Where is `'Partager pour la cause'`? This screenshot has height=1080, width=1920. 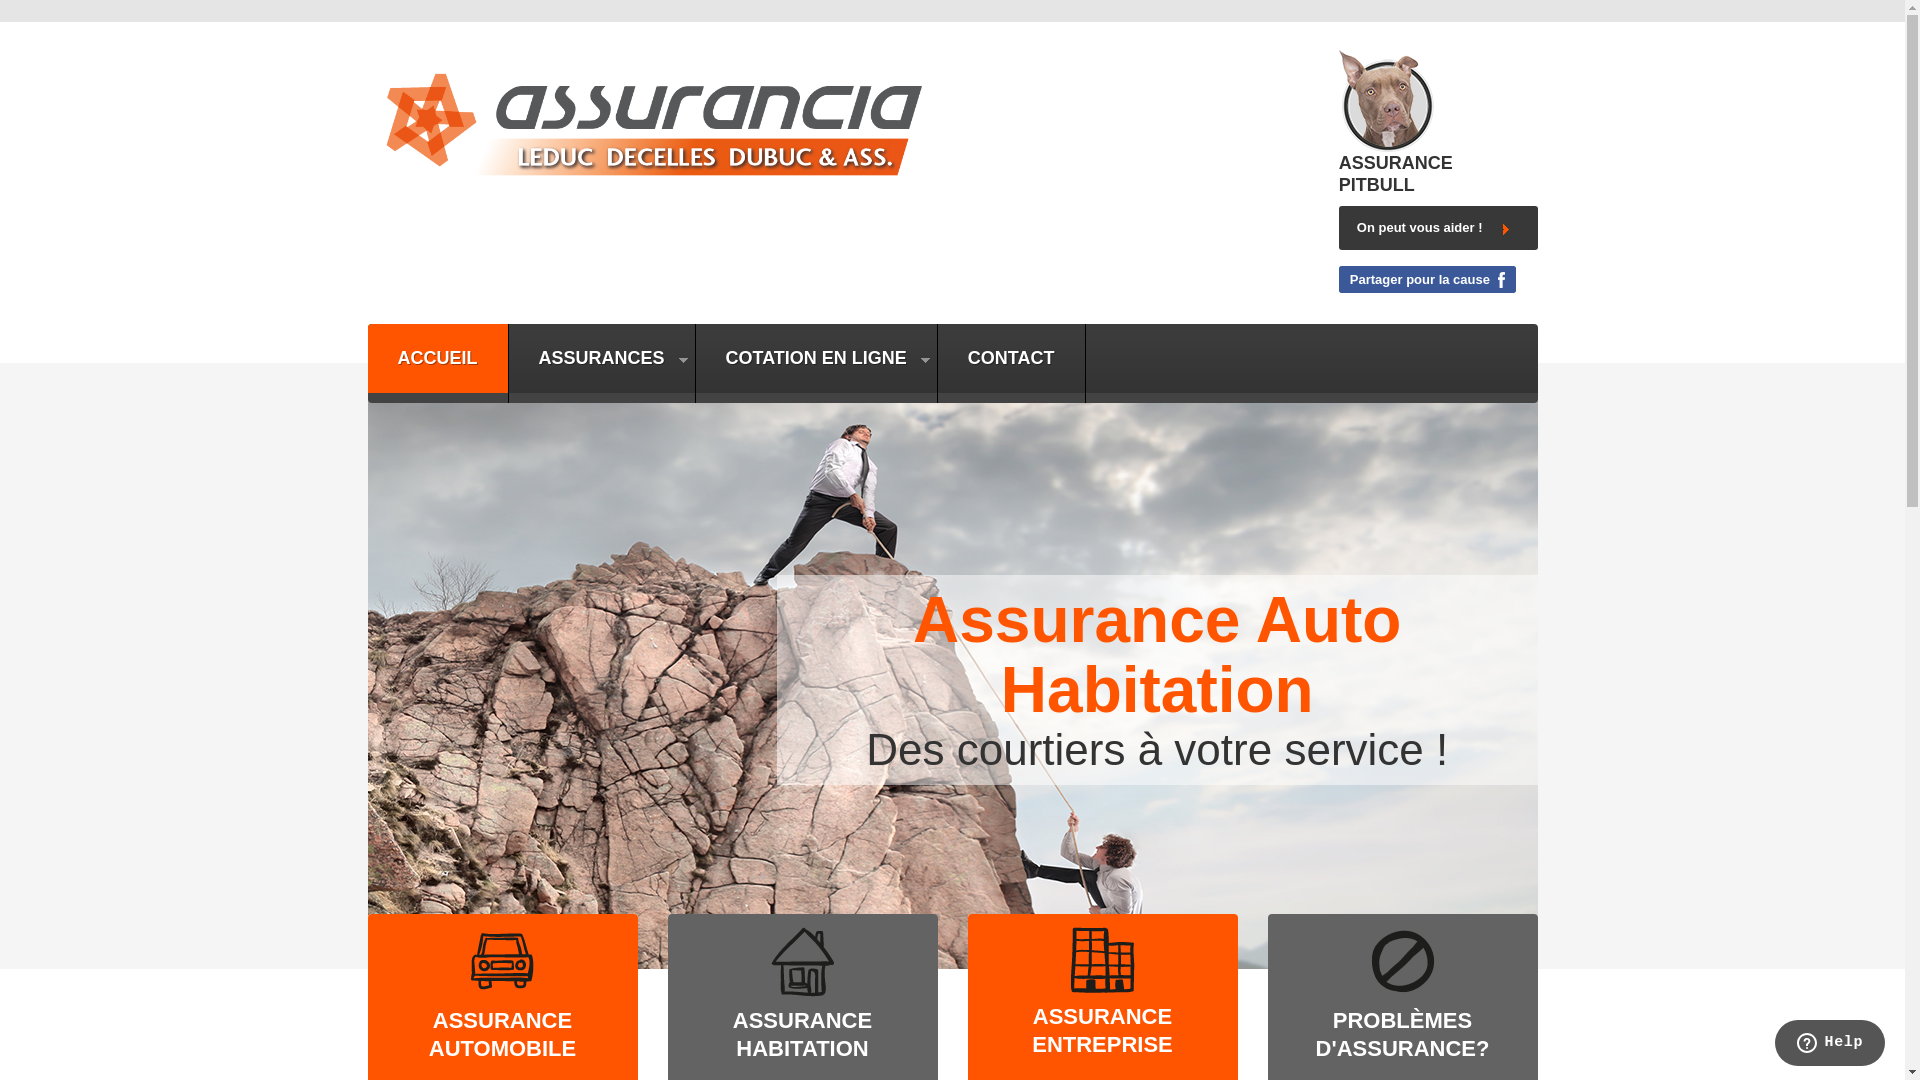
'Partager pour la cause' is located at coordinates (1426, 279).